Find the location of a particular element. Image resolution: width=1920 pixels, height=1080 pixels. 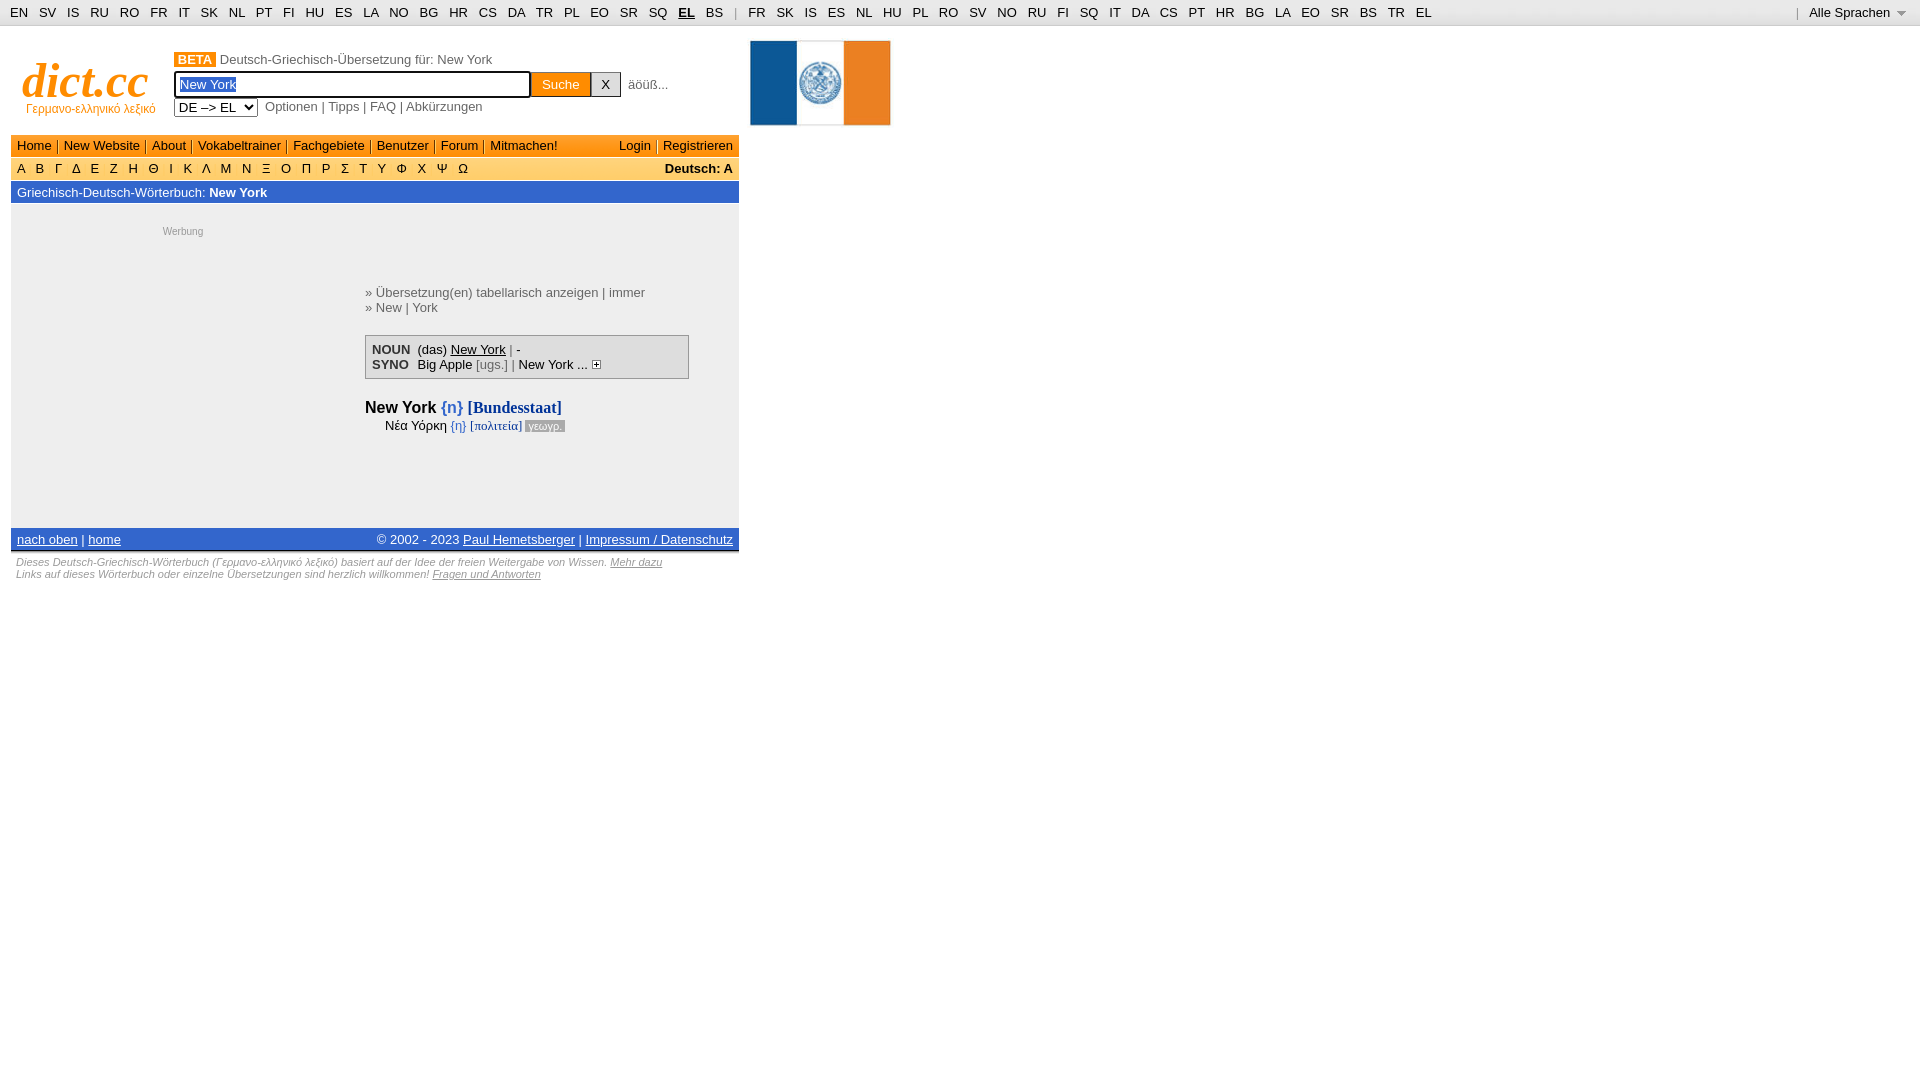

'HU' is located at coordinates (313, 12).